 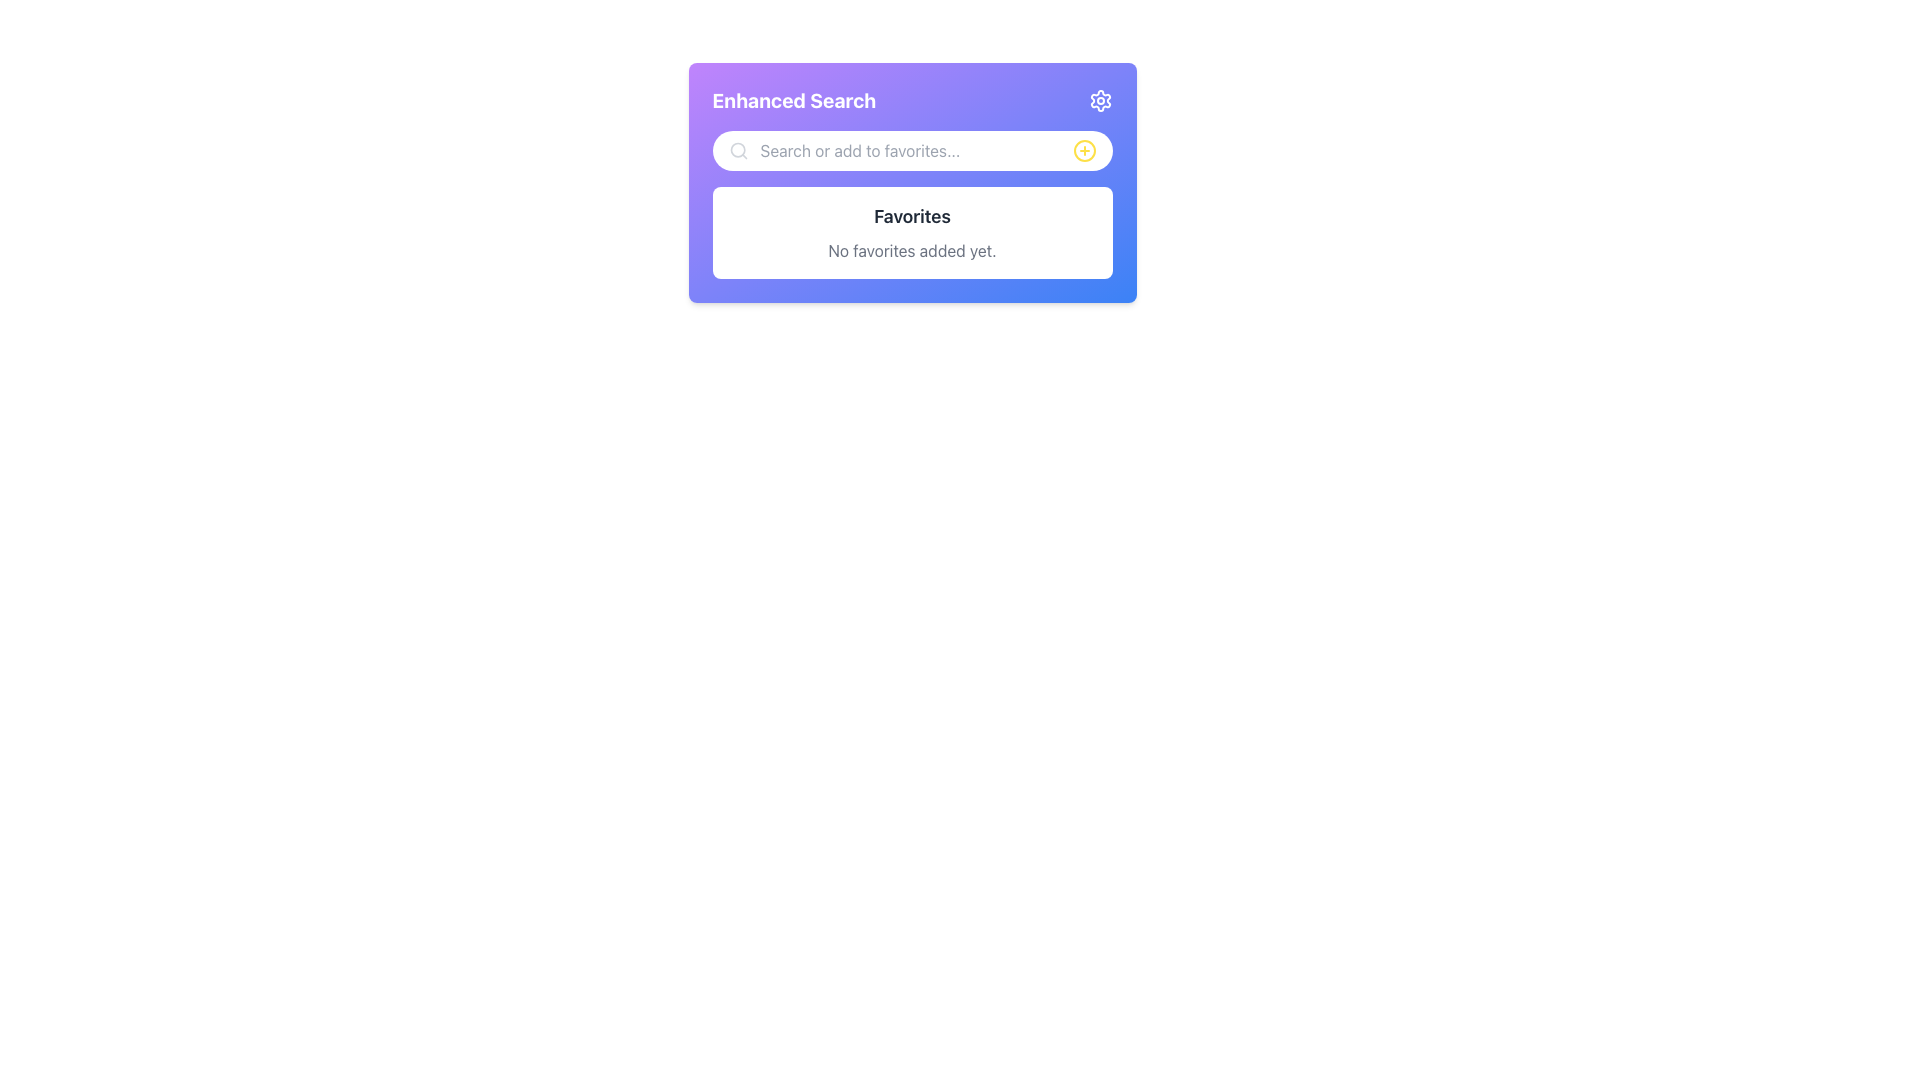 What do you see at coordinates (736, 149) in the screenshot?
I see `the decorative circle element within the magnifying glass icon in the search bar, which is located towards the left-center of the search bar` at bounding box center [736, 149].